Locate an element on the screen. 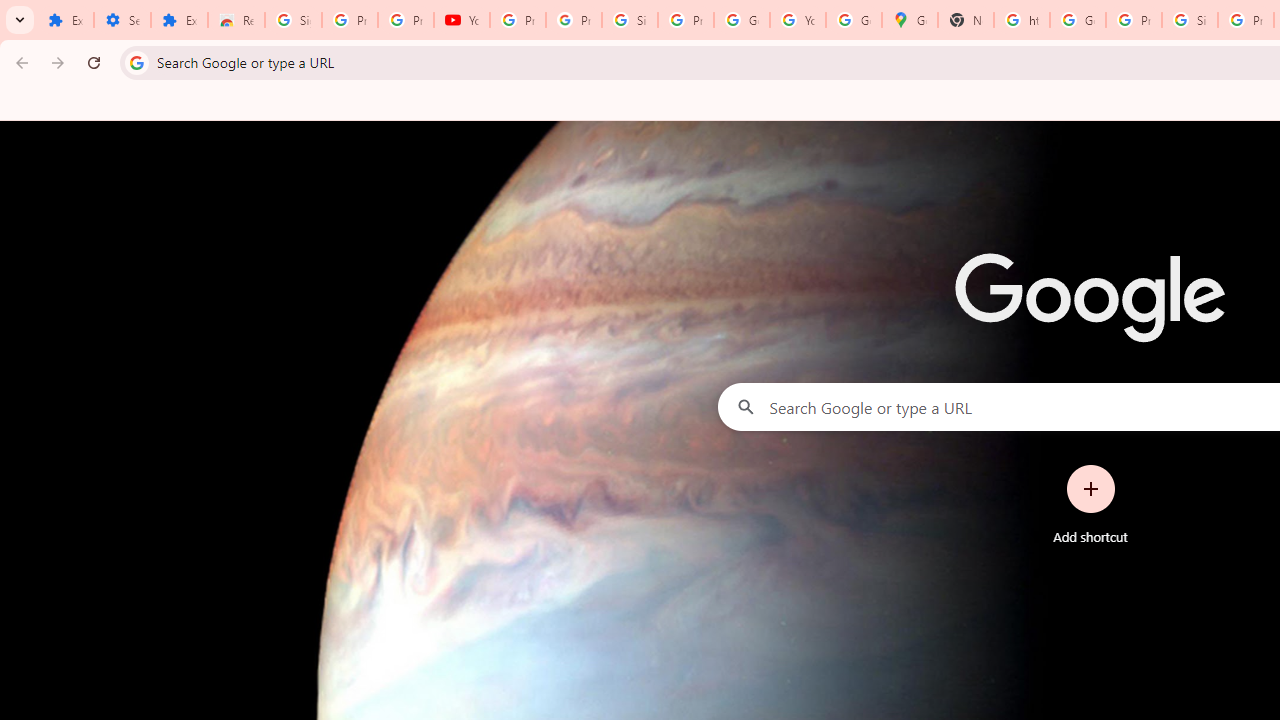  'Settings' is located at coordinates (121, 20).